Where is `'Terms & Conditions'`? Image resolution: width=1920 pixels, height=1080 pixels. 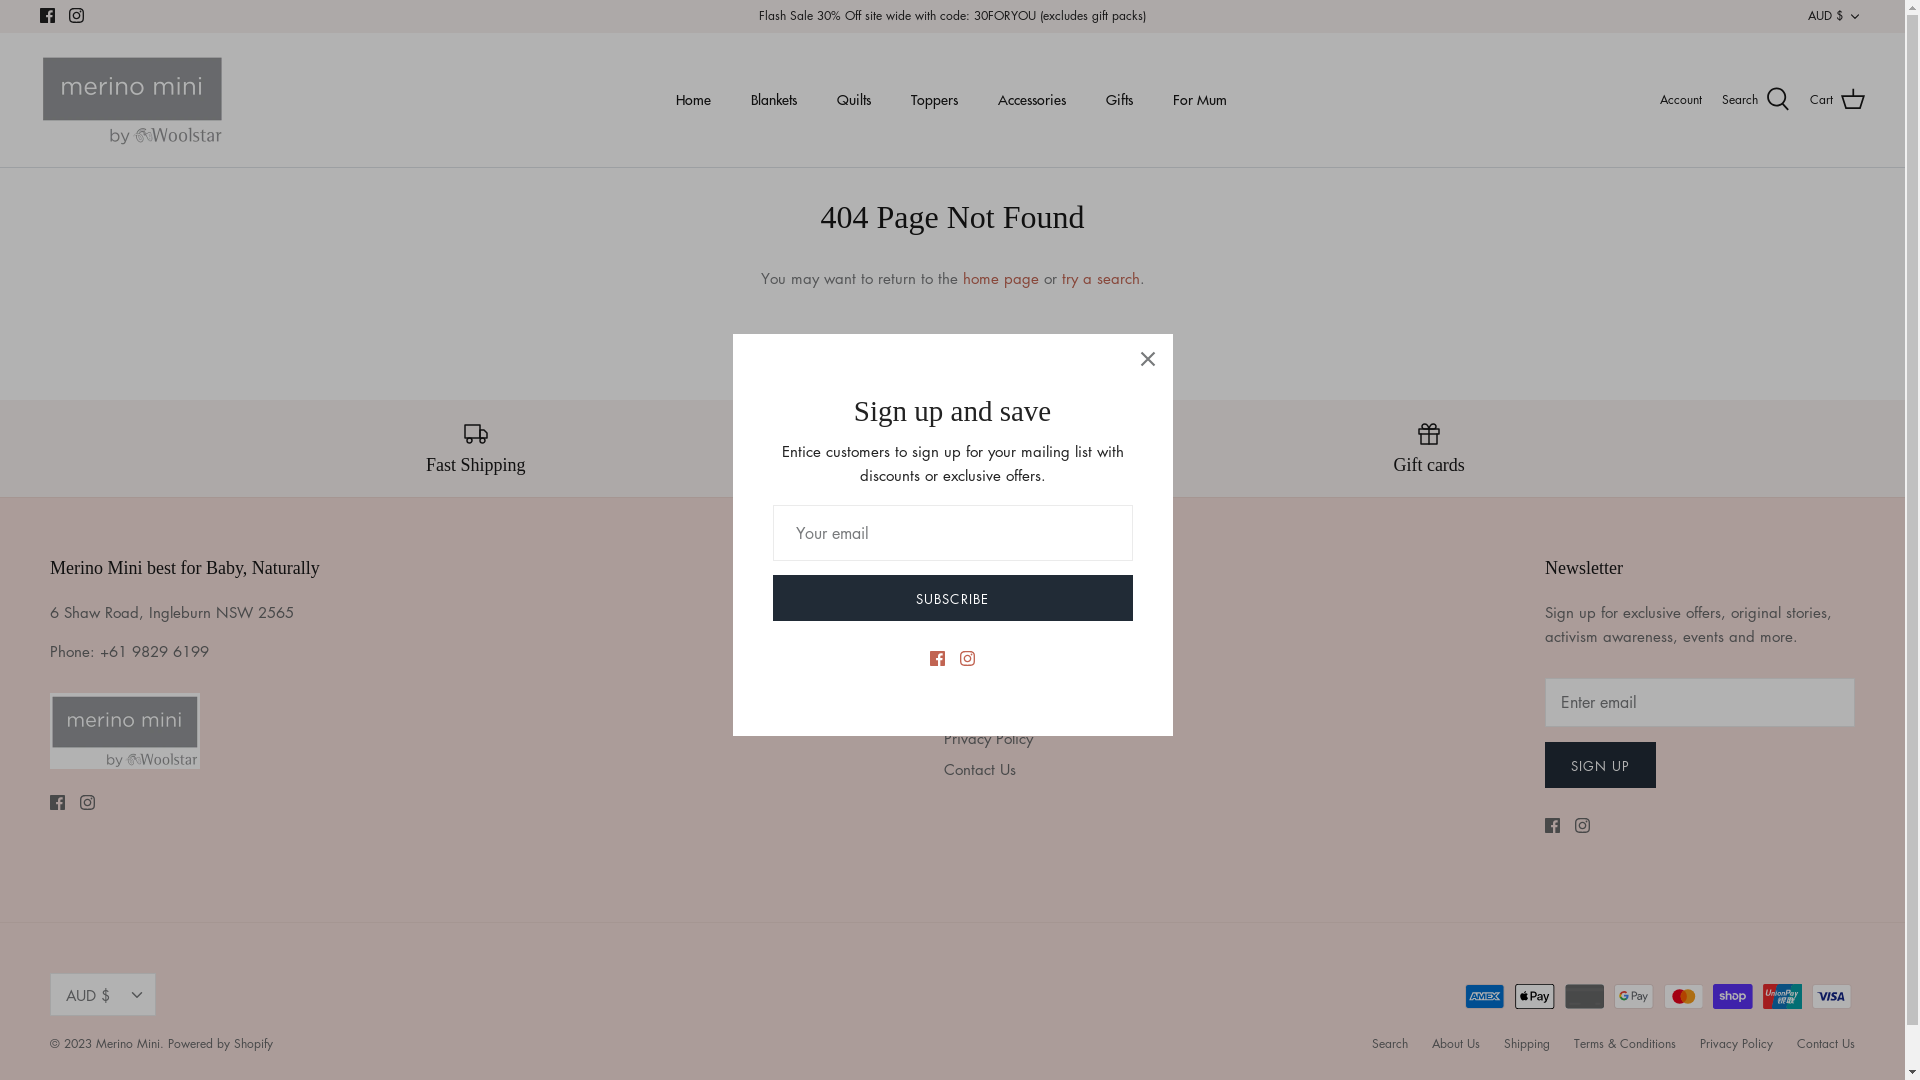
'Terms & Conditions' is located at coordinates (1625, 1042).